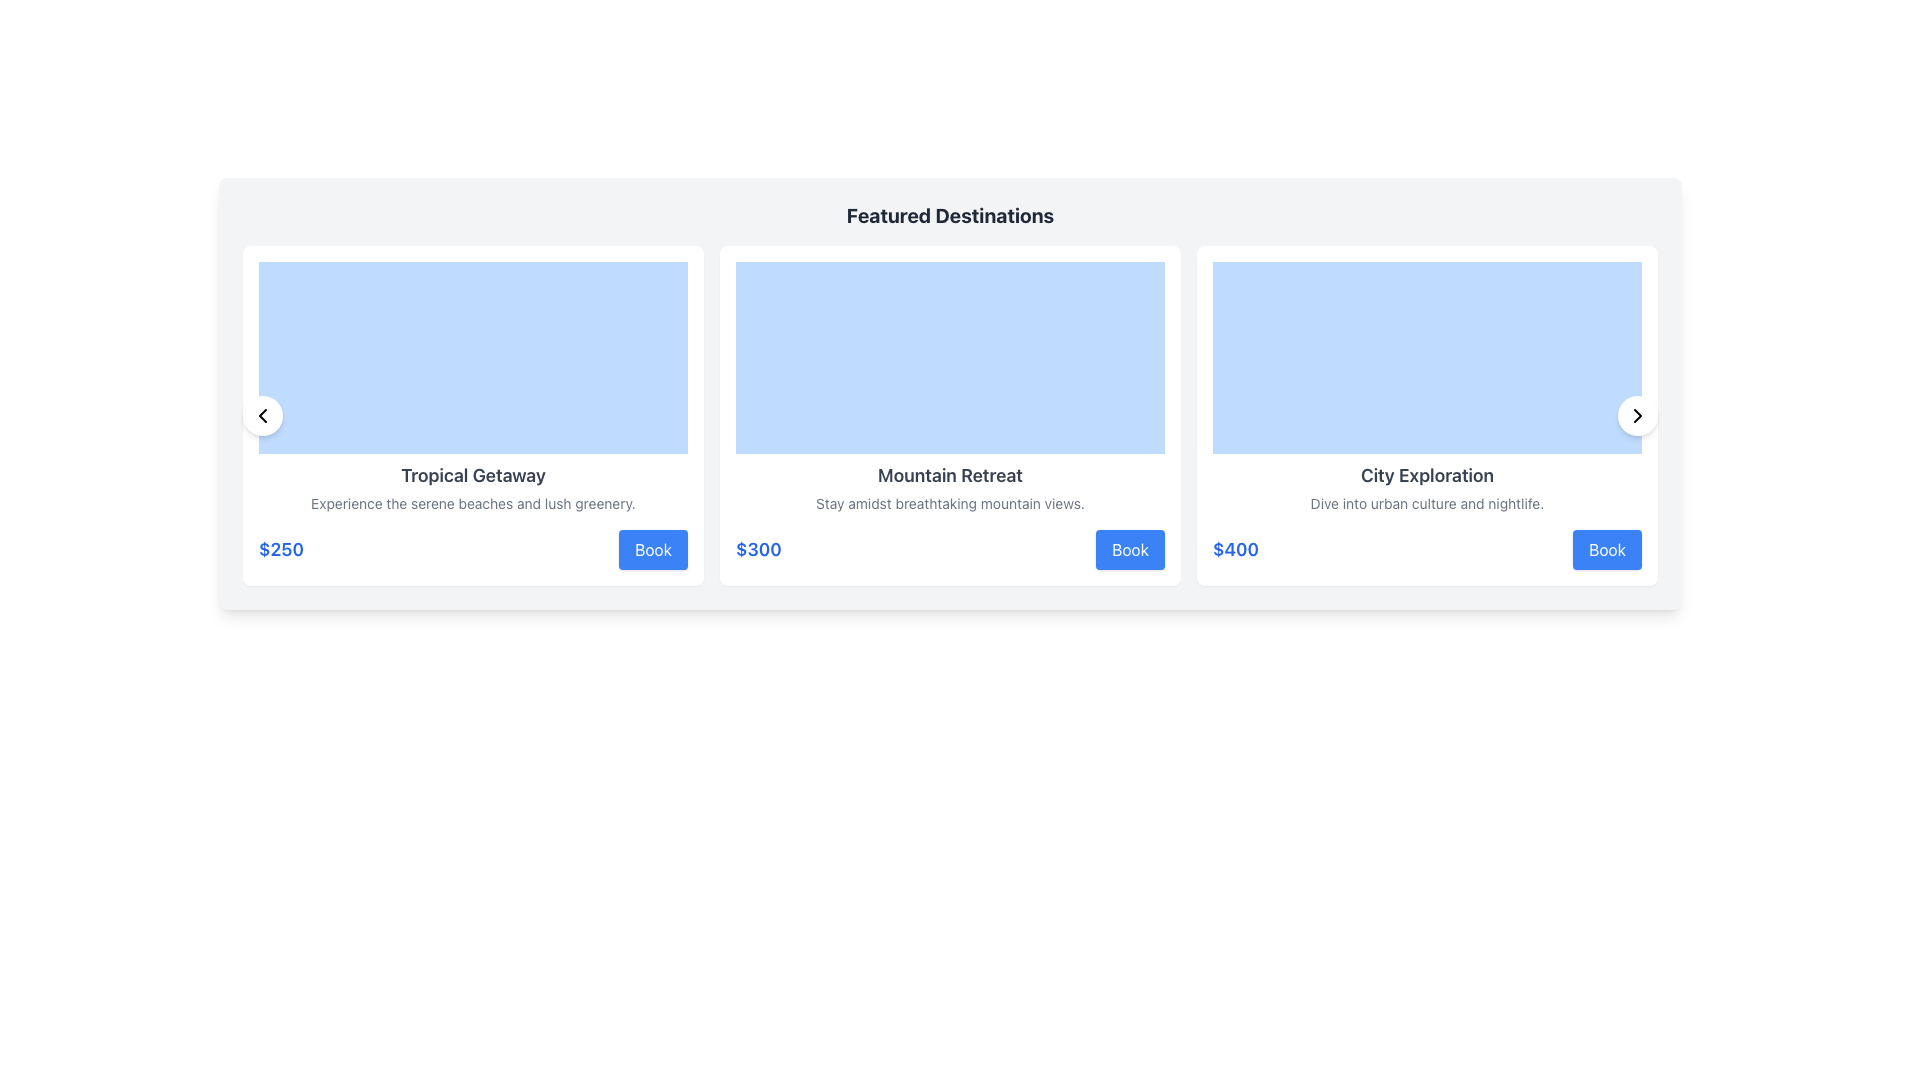 This screenshot has height=1080, width=1920. What do you see at coordinates (1426, 415) in the screenshot?
I see `the third card in the grid layout that presents information about the 'City Exploration' experience` at bounding box center [1426, 415].